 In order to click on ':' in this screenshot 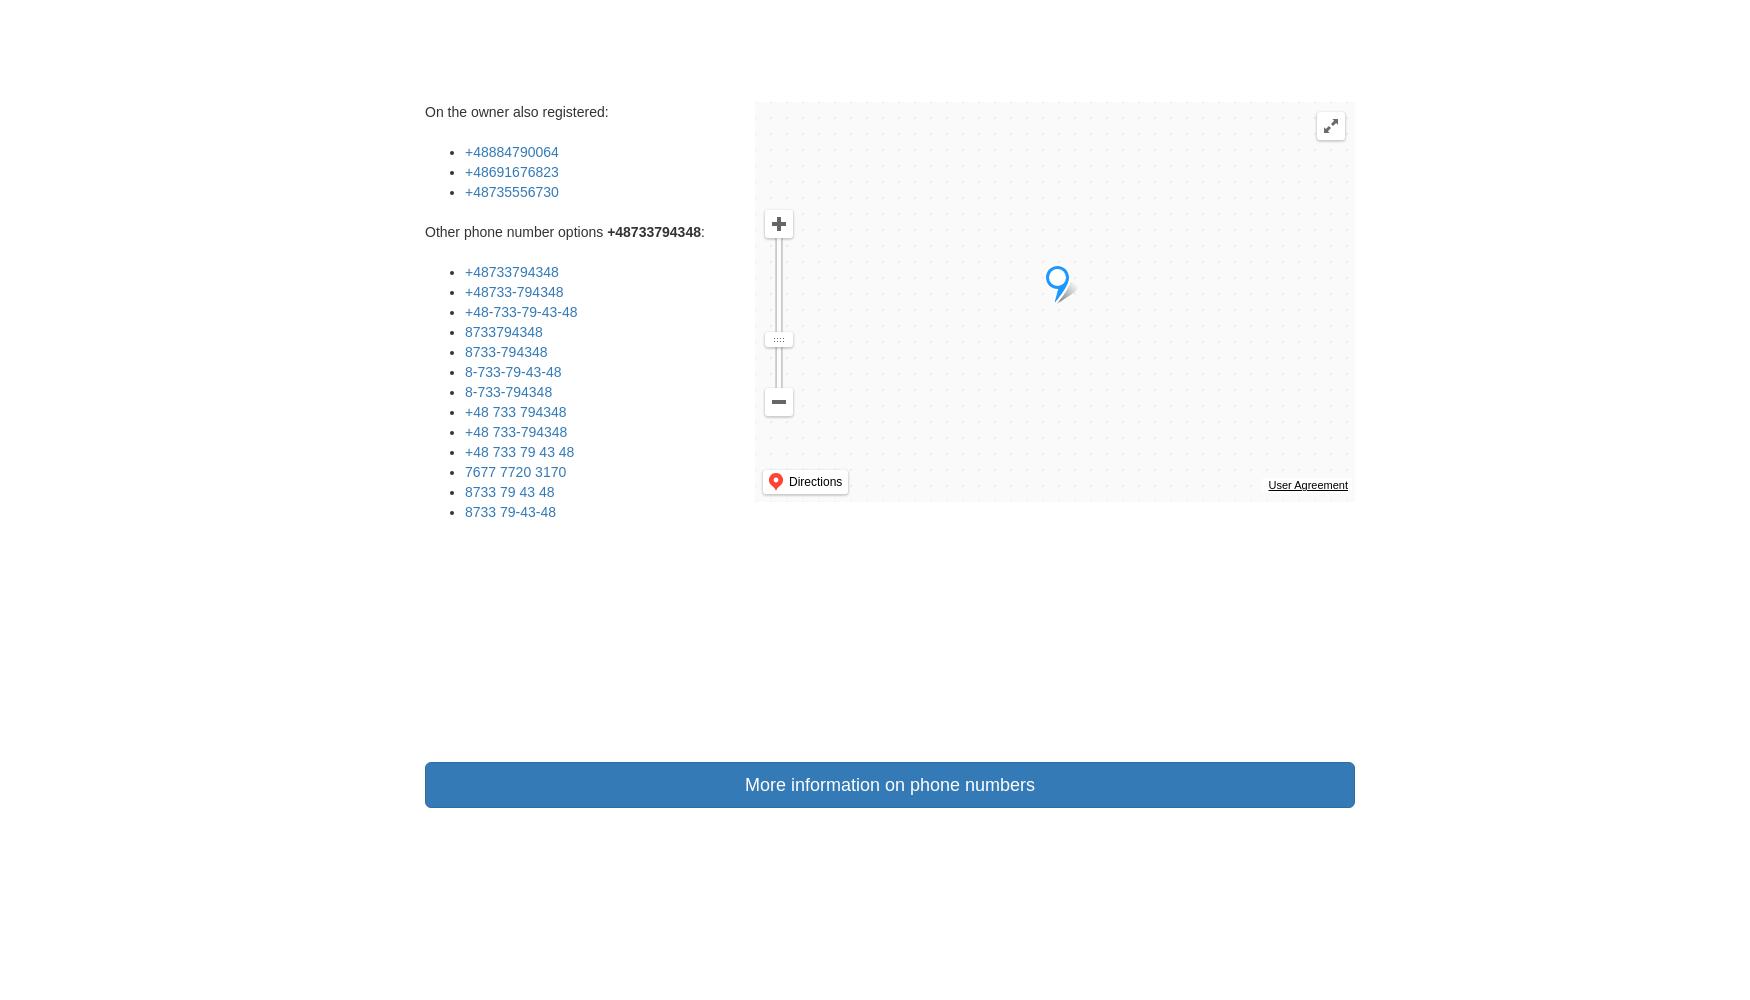, I will do `click(701, 231)`.